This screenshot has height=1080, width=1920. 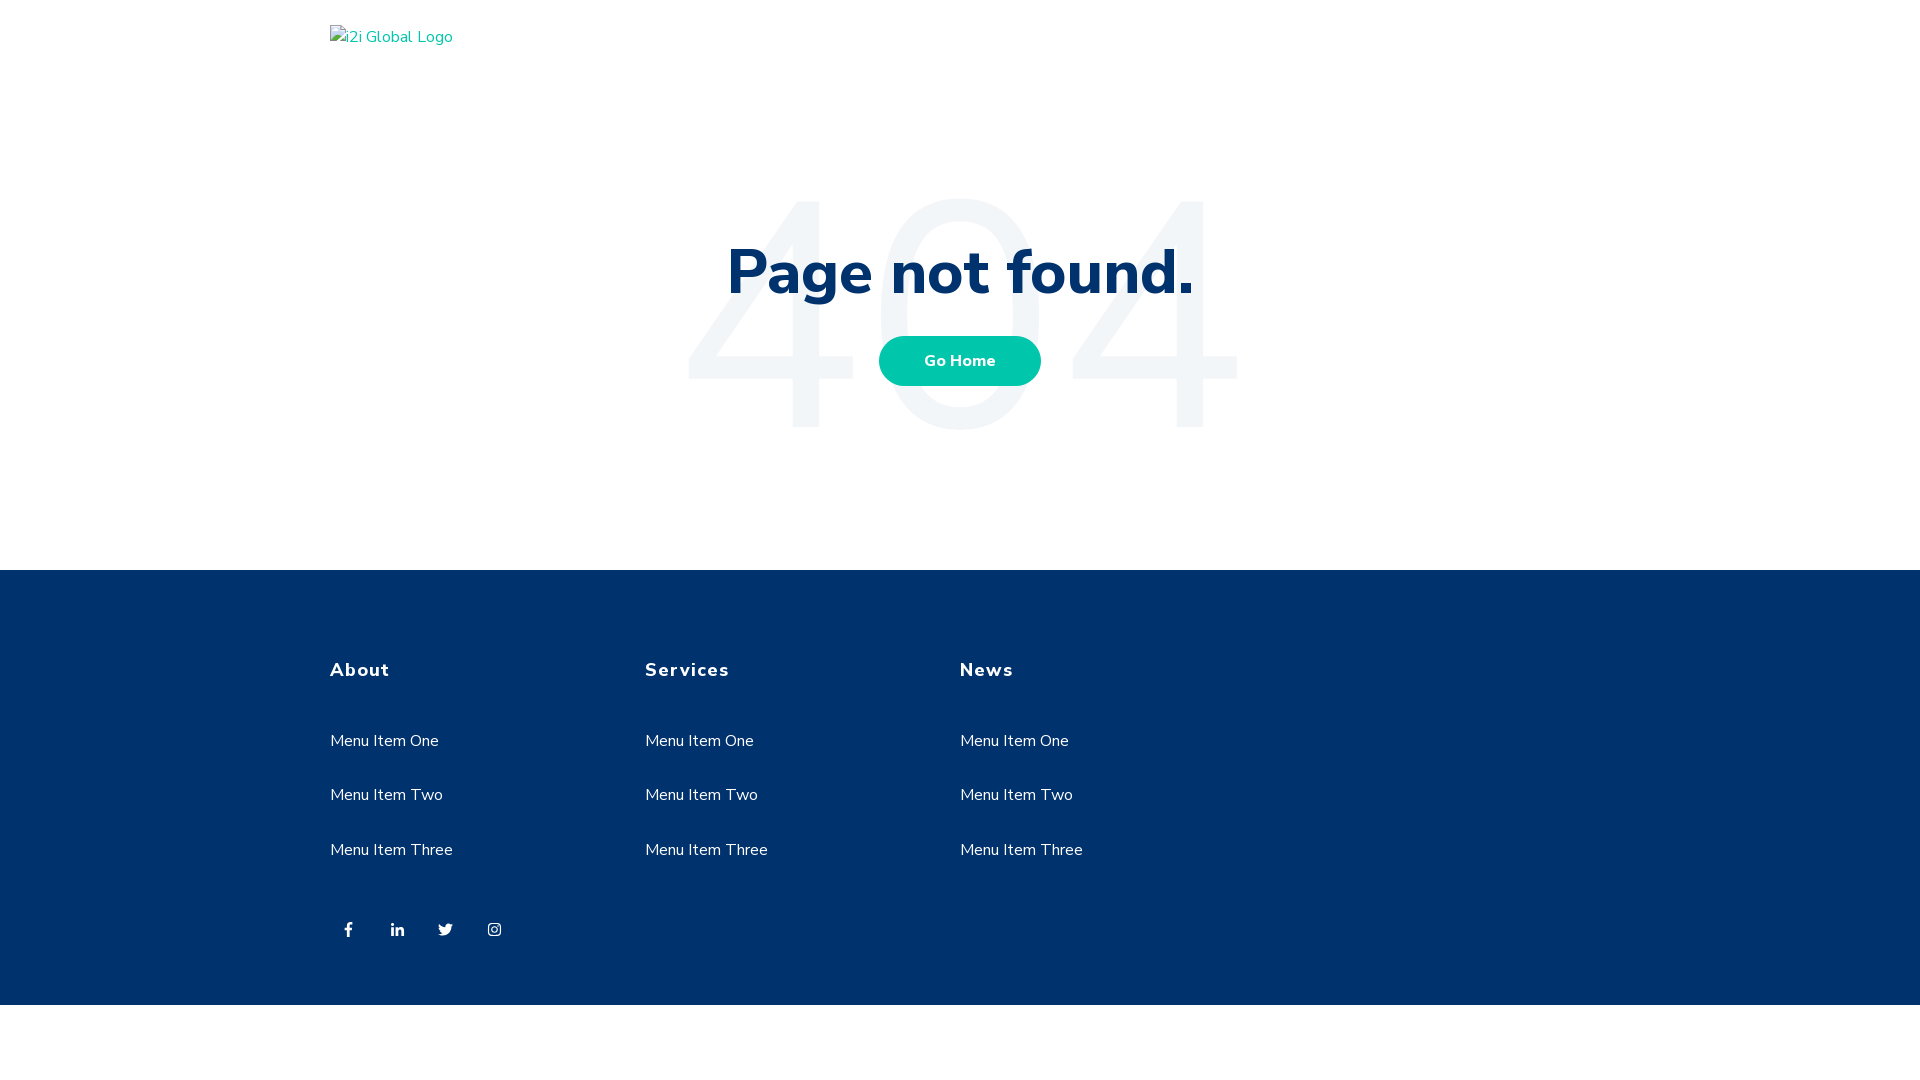 I want to click on 'Follow us on Facebook', so click(x=354, y=934).